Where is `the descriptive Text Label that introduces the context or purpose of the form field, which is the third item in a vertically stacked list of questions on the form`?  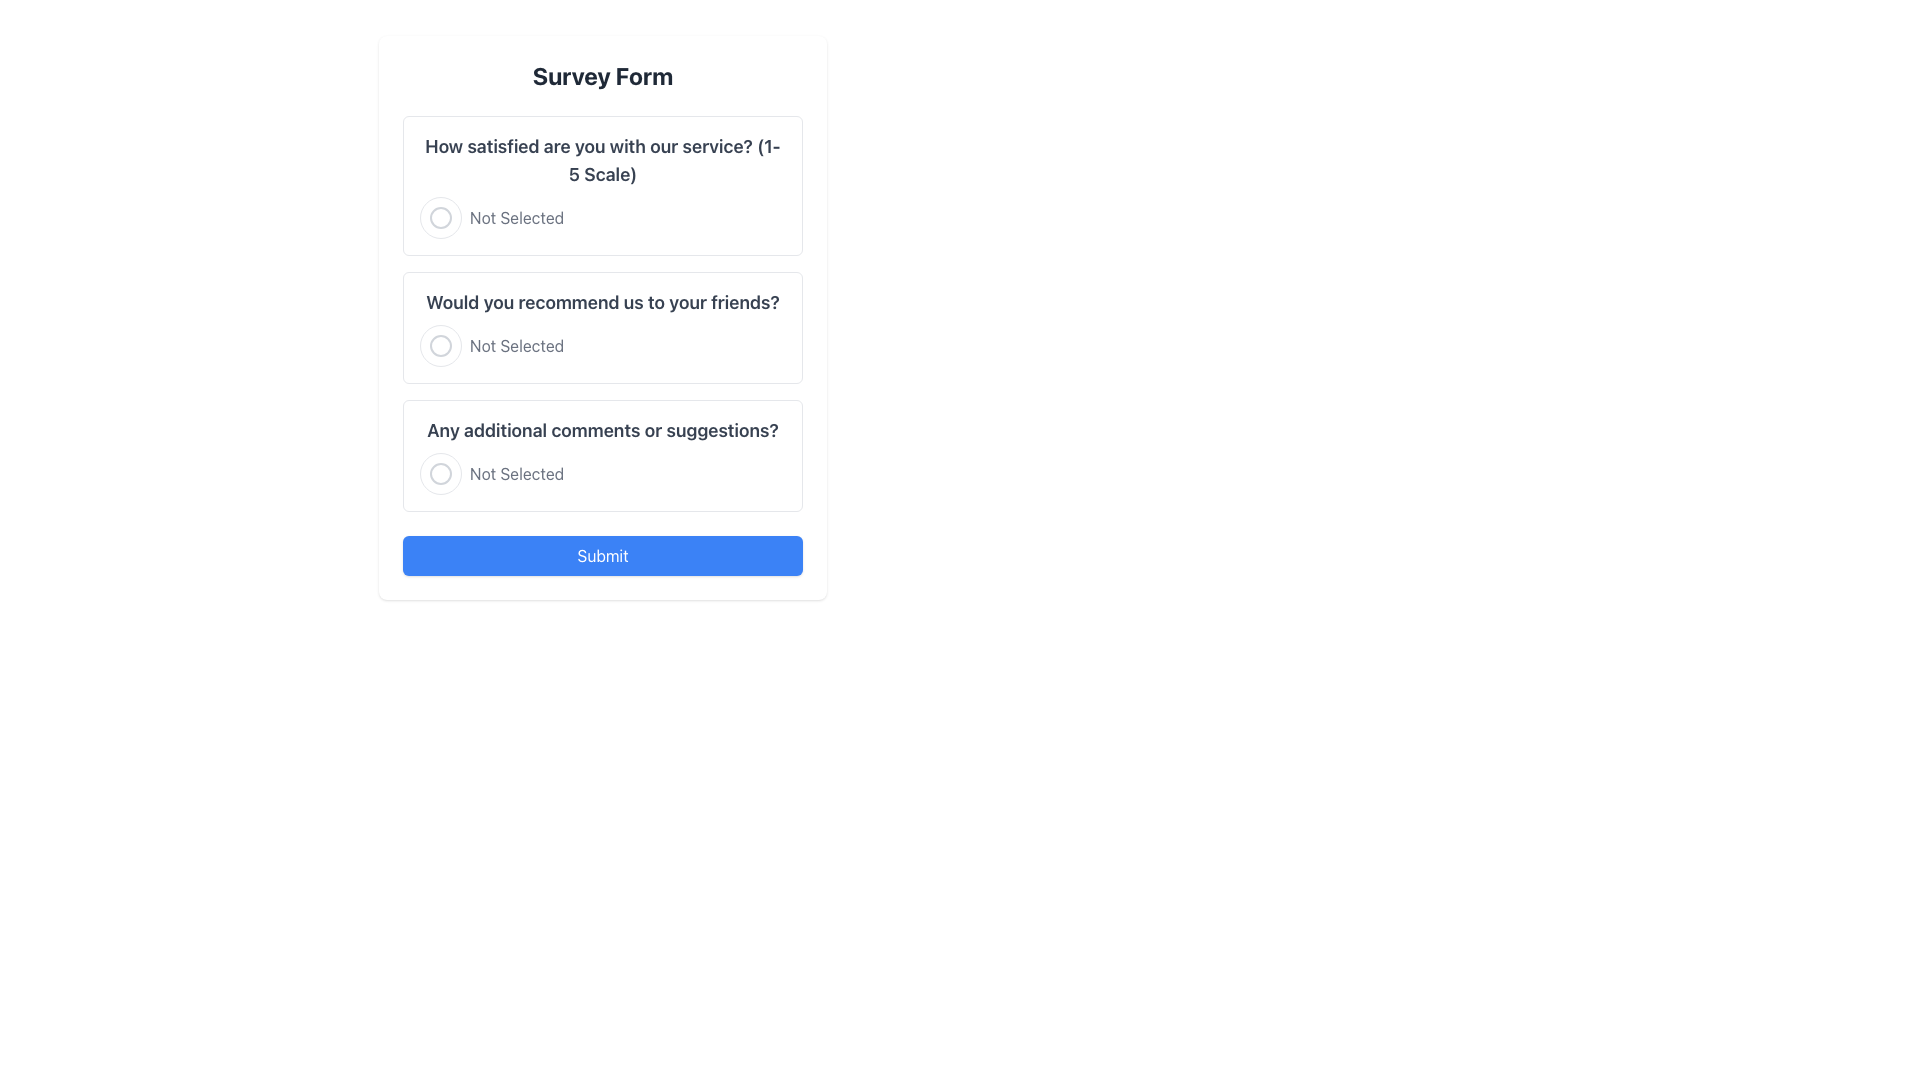 the descriptive Text Label that introduces the context or purpose of the form field, which is the third item in a vertically stacked list of questions on the form is located at coordinates (602, 430).